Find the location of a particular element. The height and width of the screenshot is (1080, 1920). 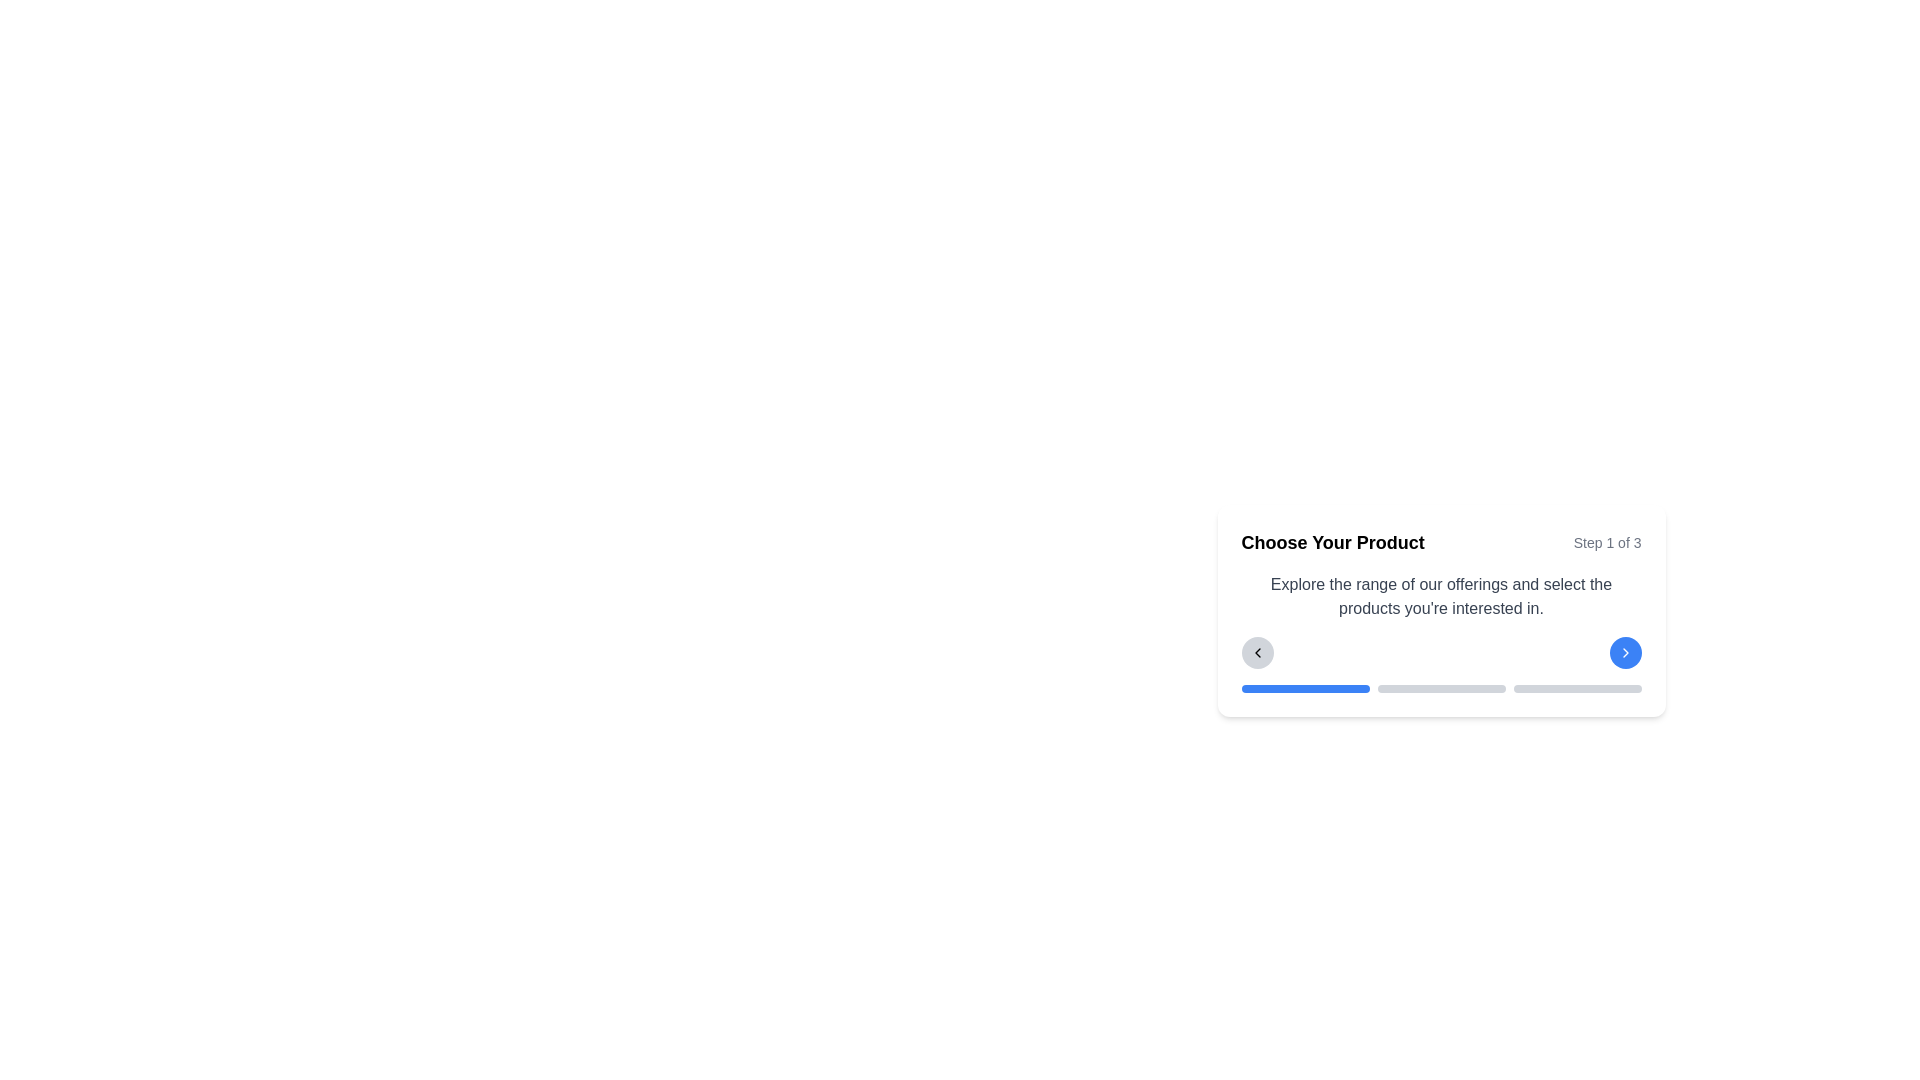

the small circular button with a blue background and a white right-facing arrow, located in the footer section of the panel labeled 'Choose Your Product' is located at coordinates (1625, 652).